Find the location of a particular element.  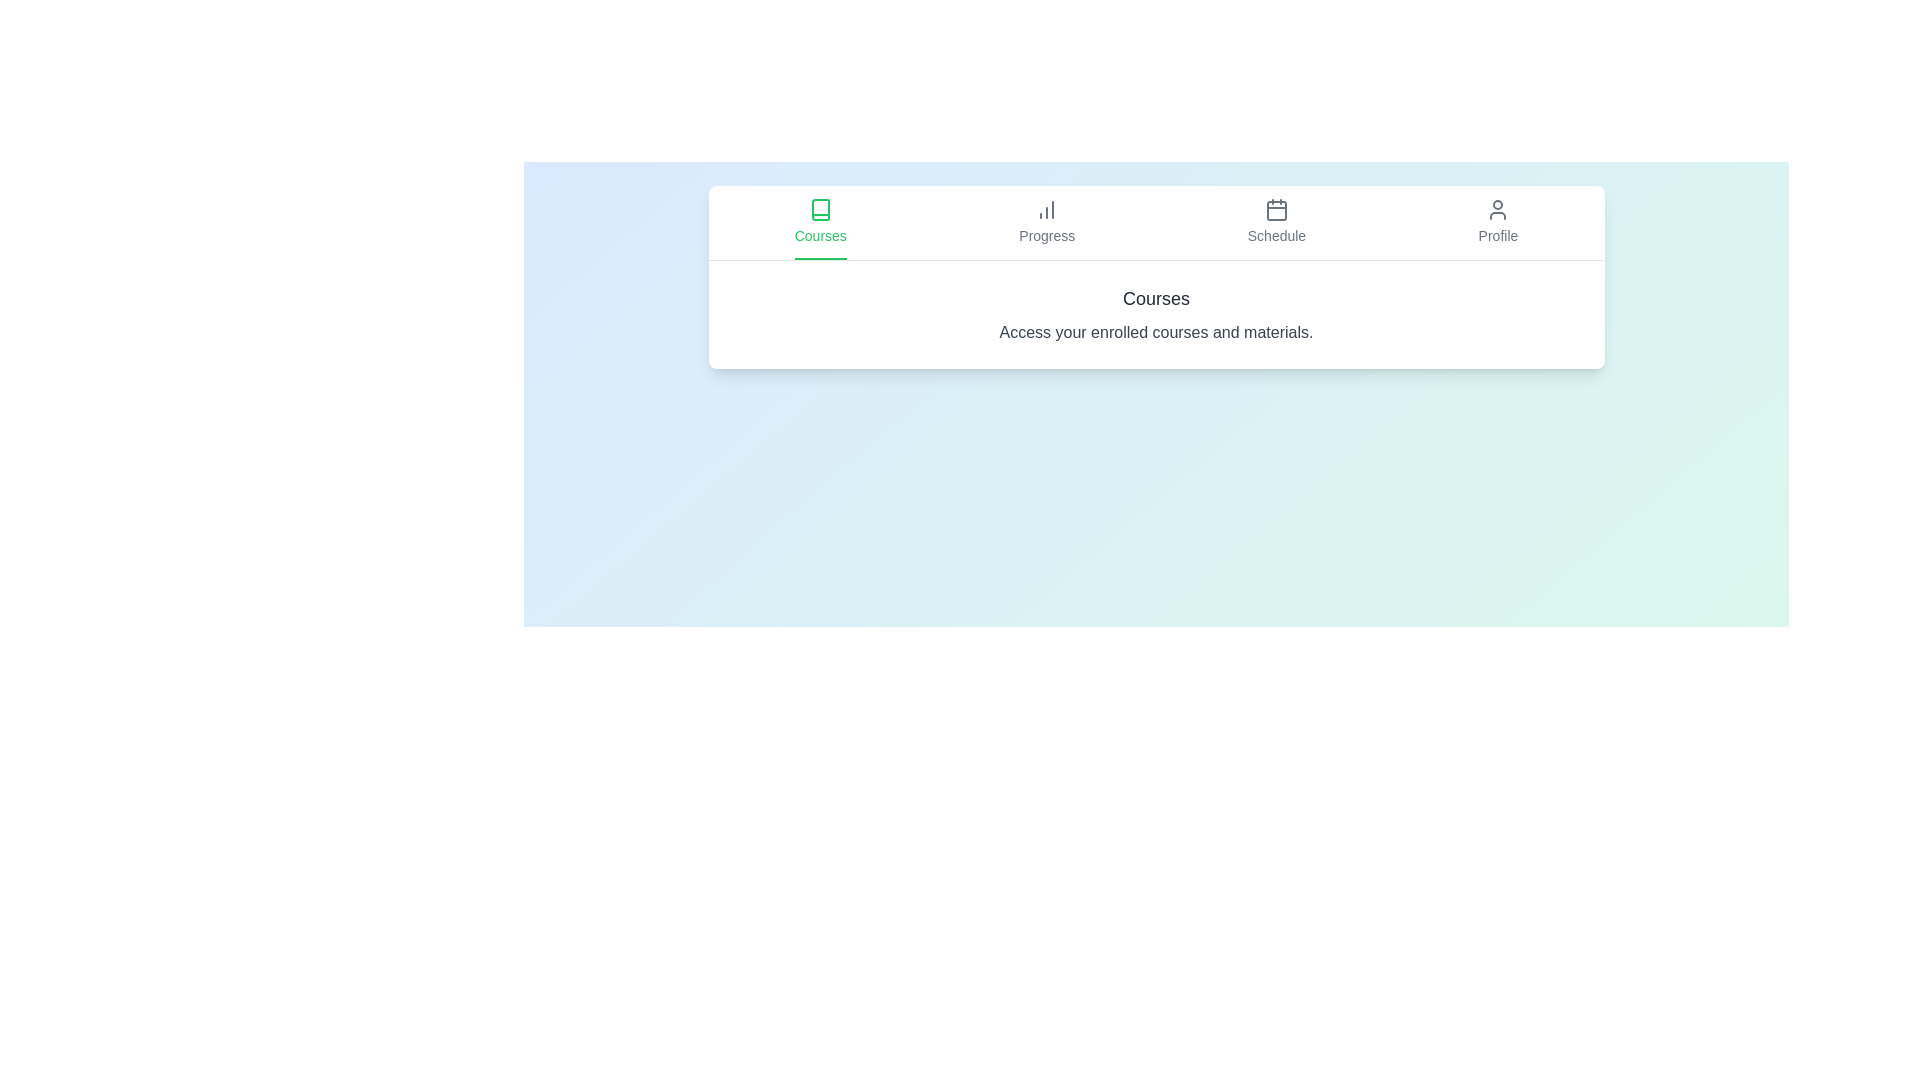

the tab labeled Schedule is located at coordinates (1275, 223).